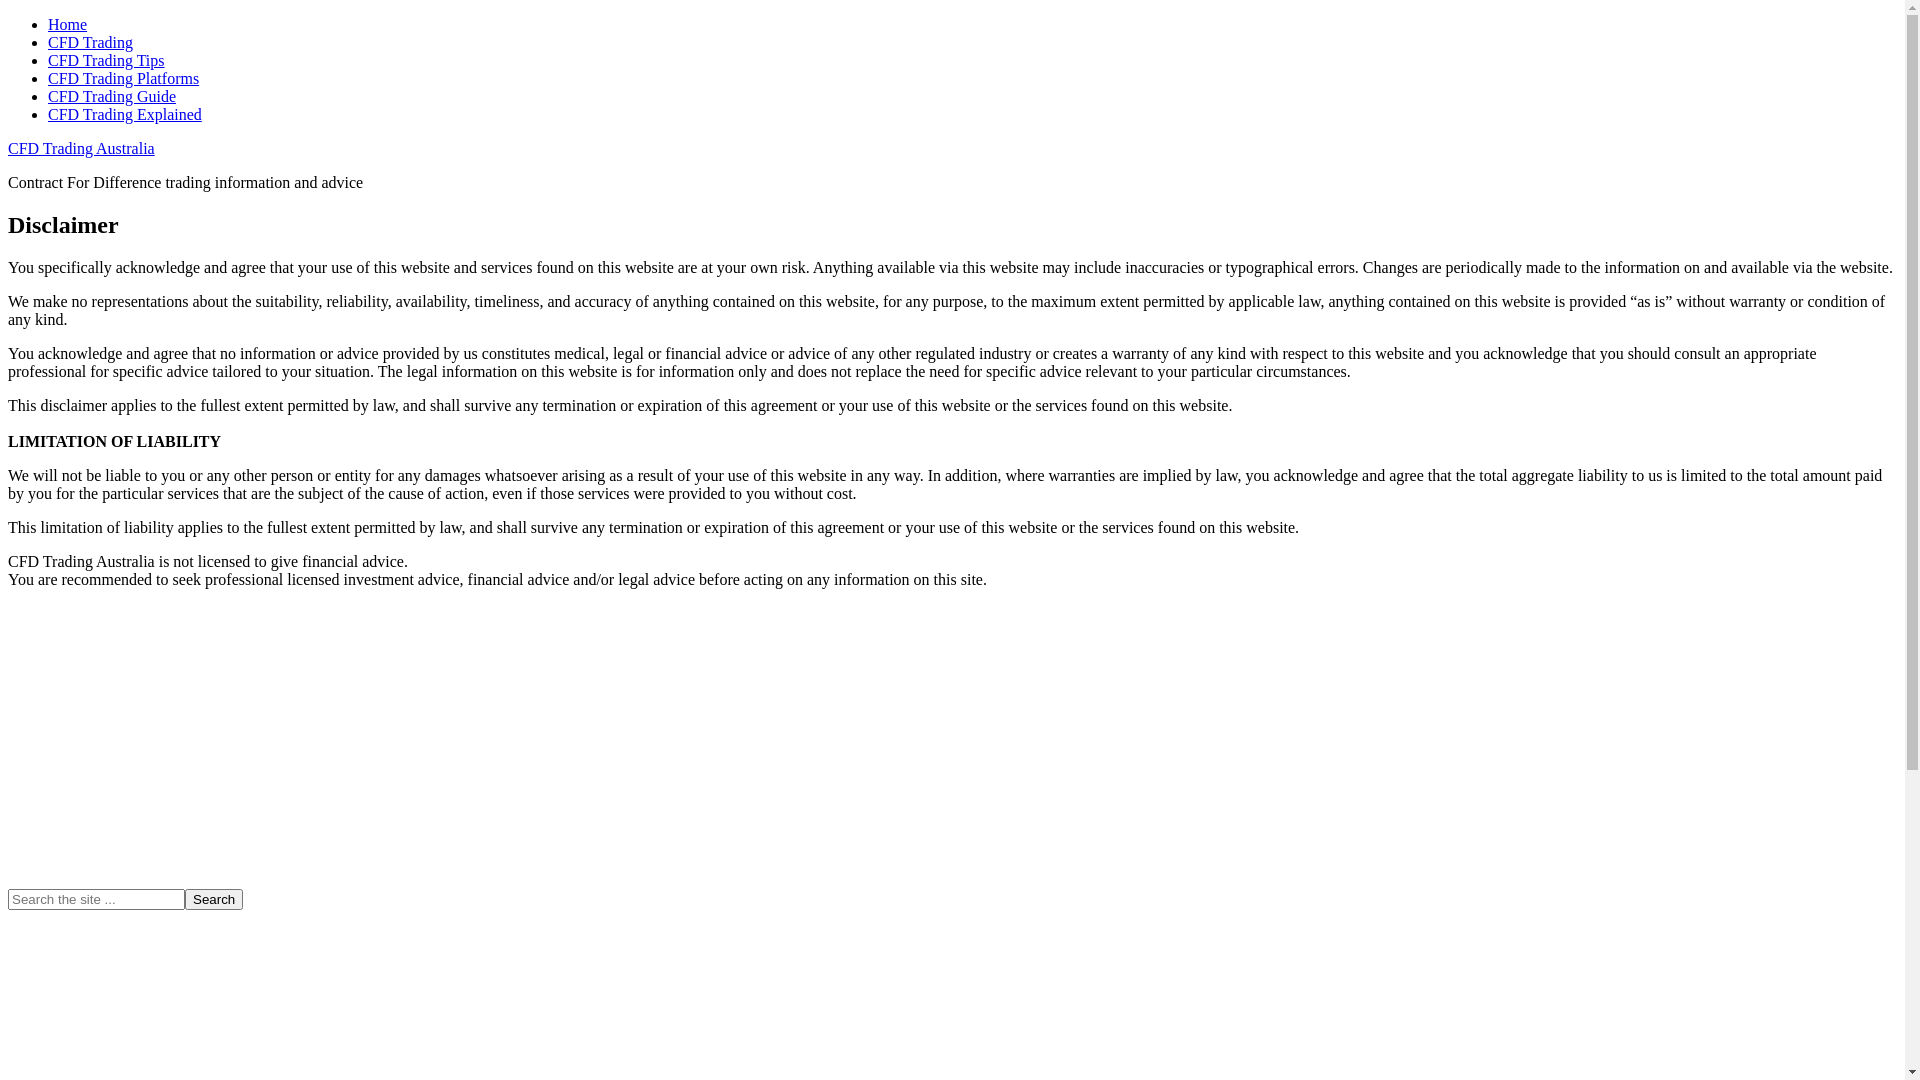  Describe the element at coordinates (48, 114) in the screenshot. I see `'CFD Trading Explained'` at that location.